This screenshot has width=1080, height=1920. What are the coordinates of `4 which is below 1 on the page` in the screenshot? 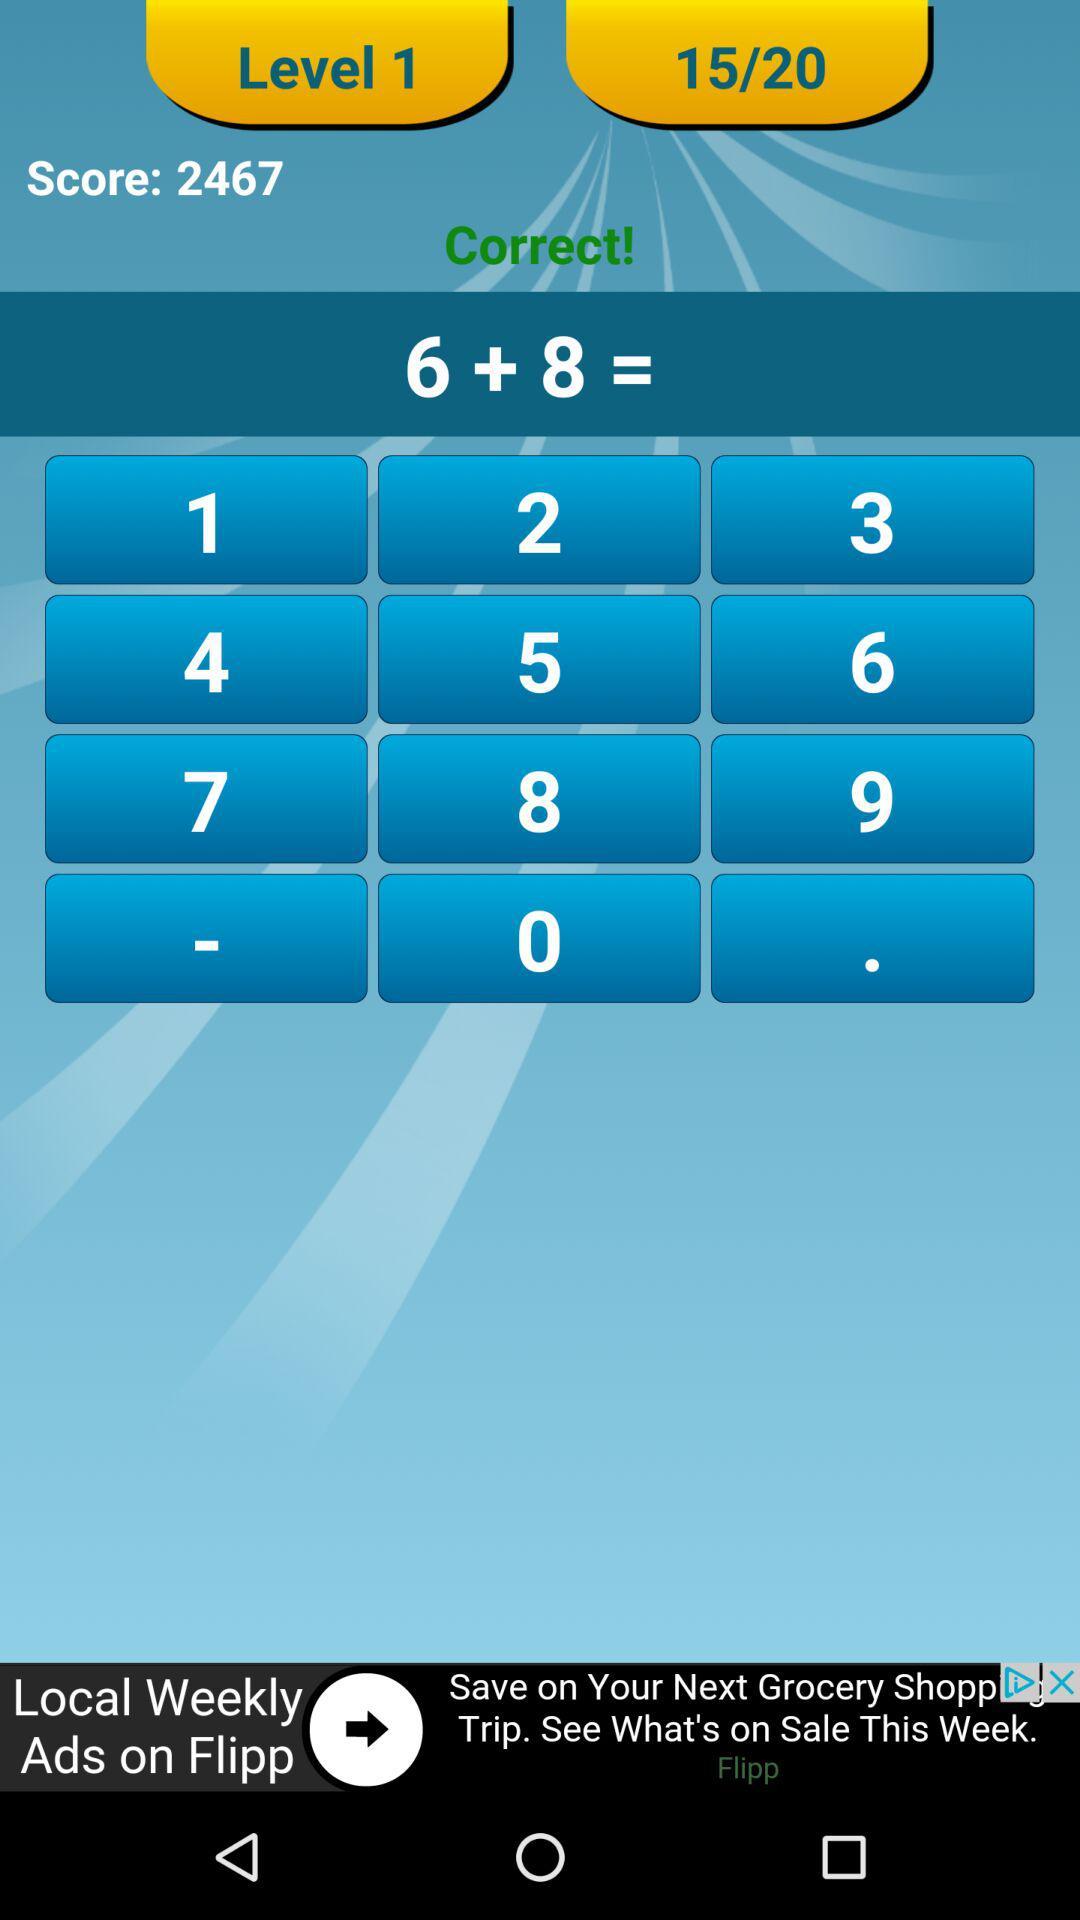 It's located at (206, 659).